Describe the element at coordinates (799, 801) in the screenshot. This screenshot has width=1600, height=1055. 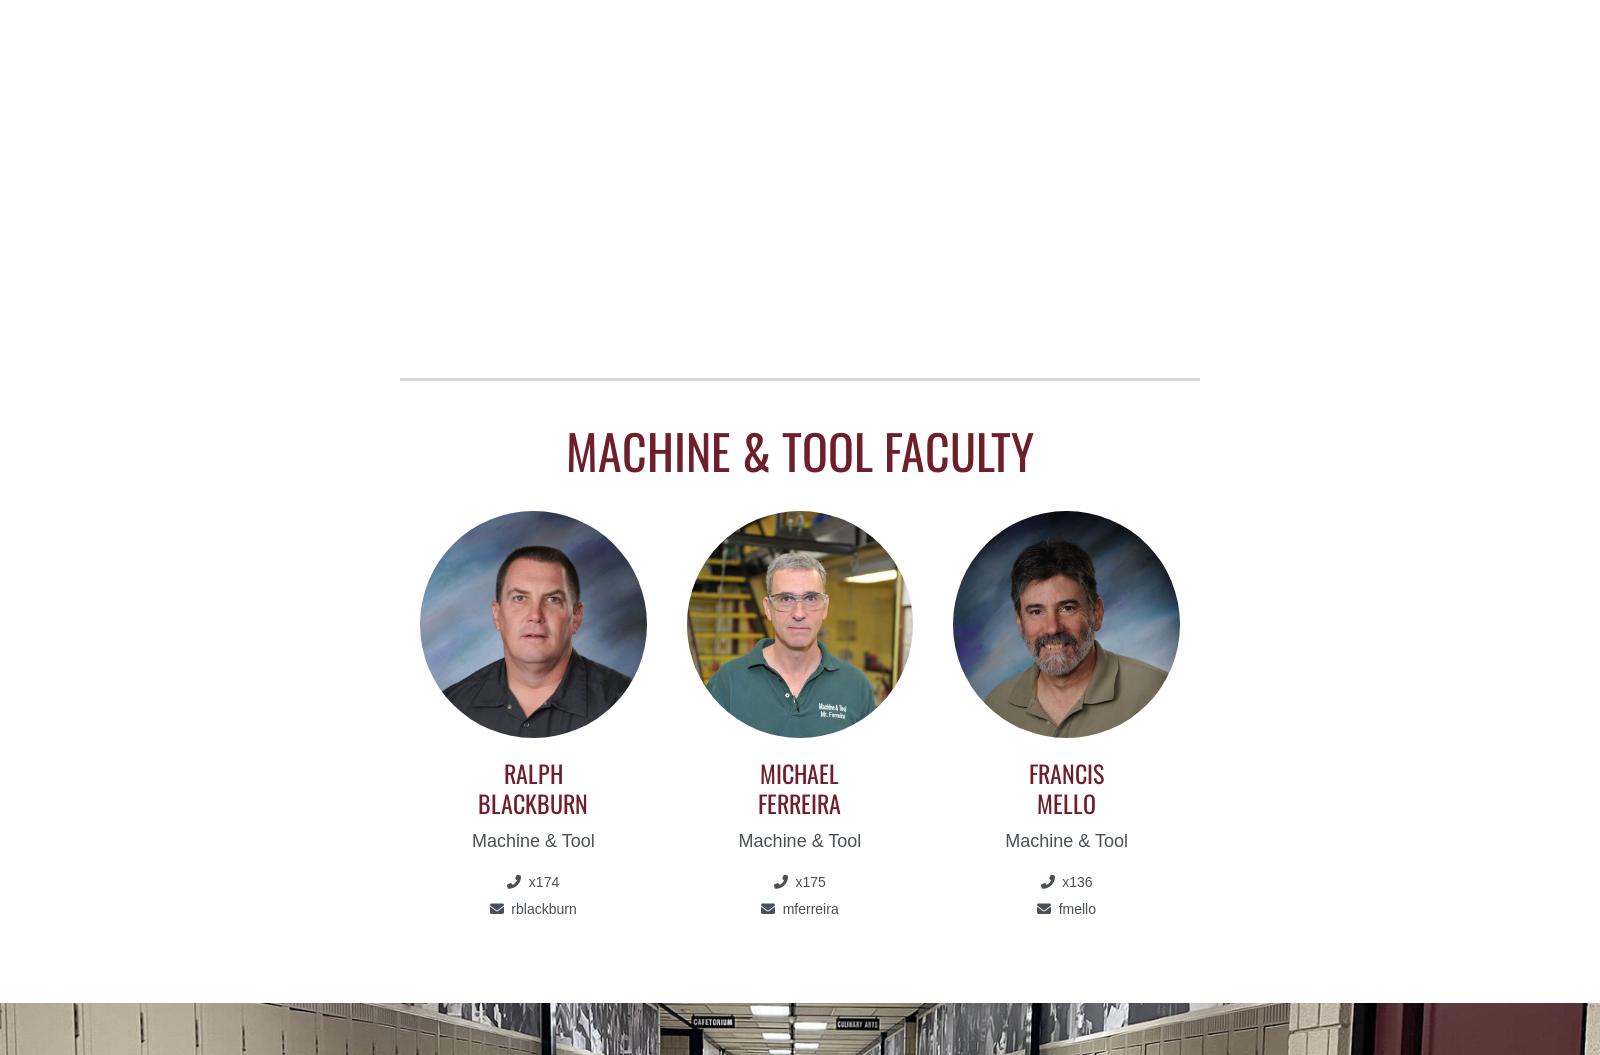
I see `'Ferreira'` at that location.